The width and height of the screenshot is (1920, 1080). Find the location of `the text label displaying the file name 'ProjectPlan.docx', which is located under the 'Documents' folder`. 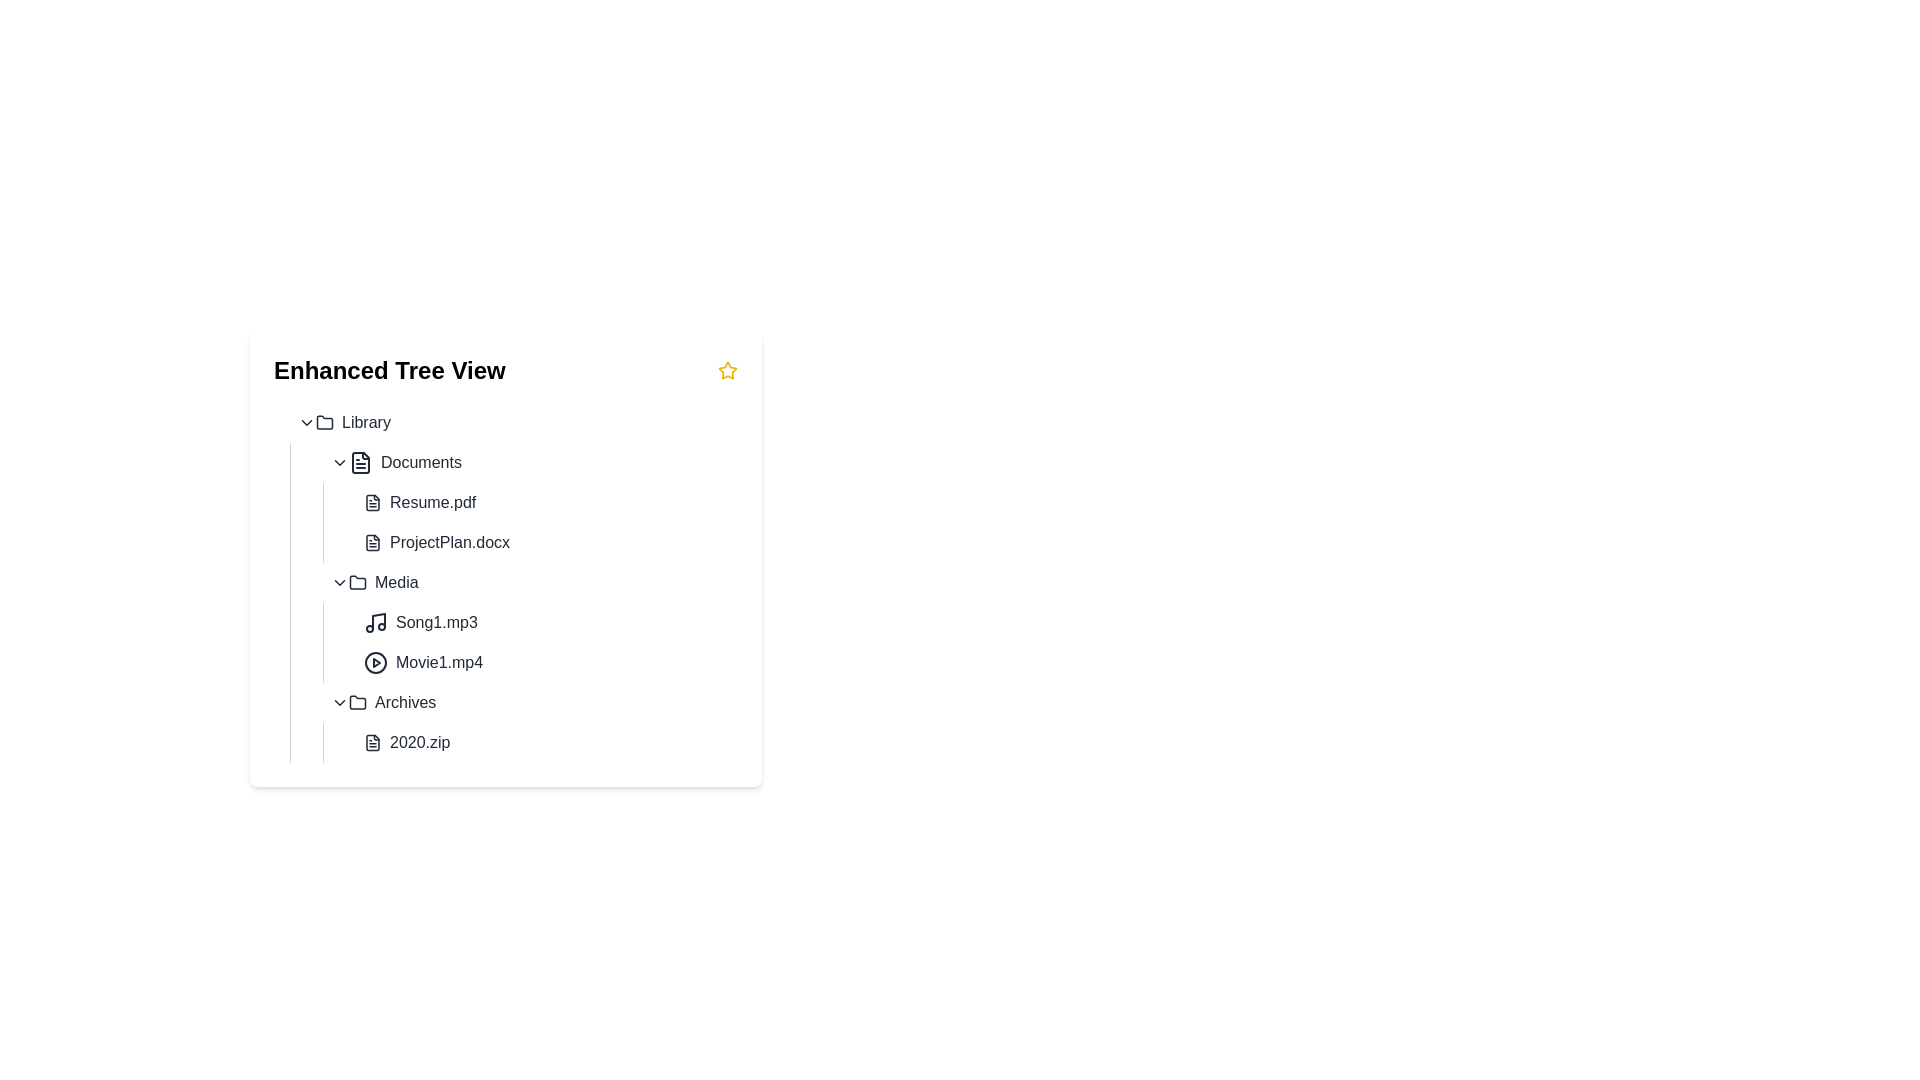

the text label displaying the file name 'ProjectPlan.docx', which is located under the 'Documents' folder is located at coordinates (449, 543).